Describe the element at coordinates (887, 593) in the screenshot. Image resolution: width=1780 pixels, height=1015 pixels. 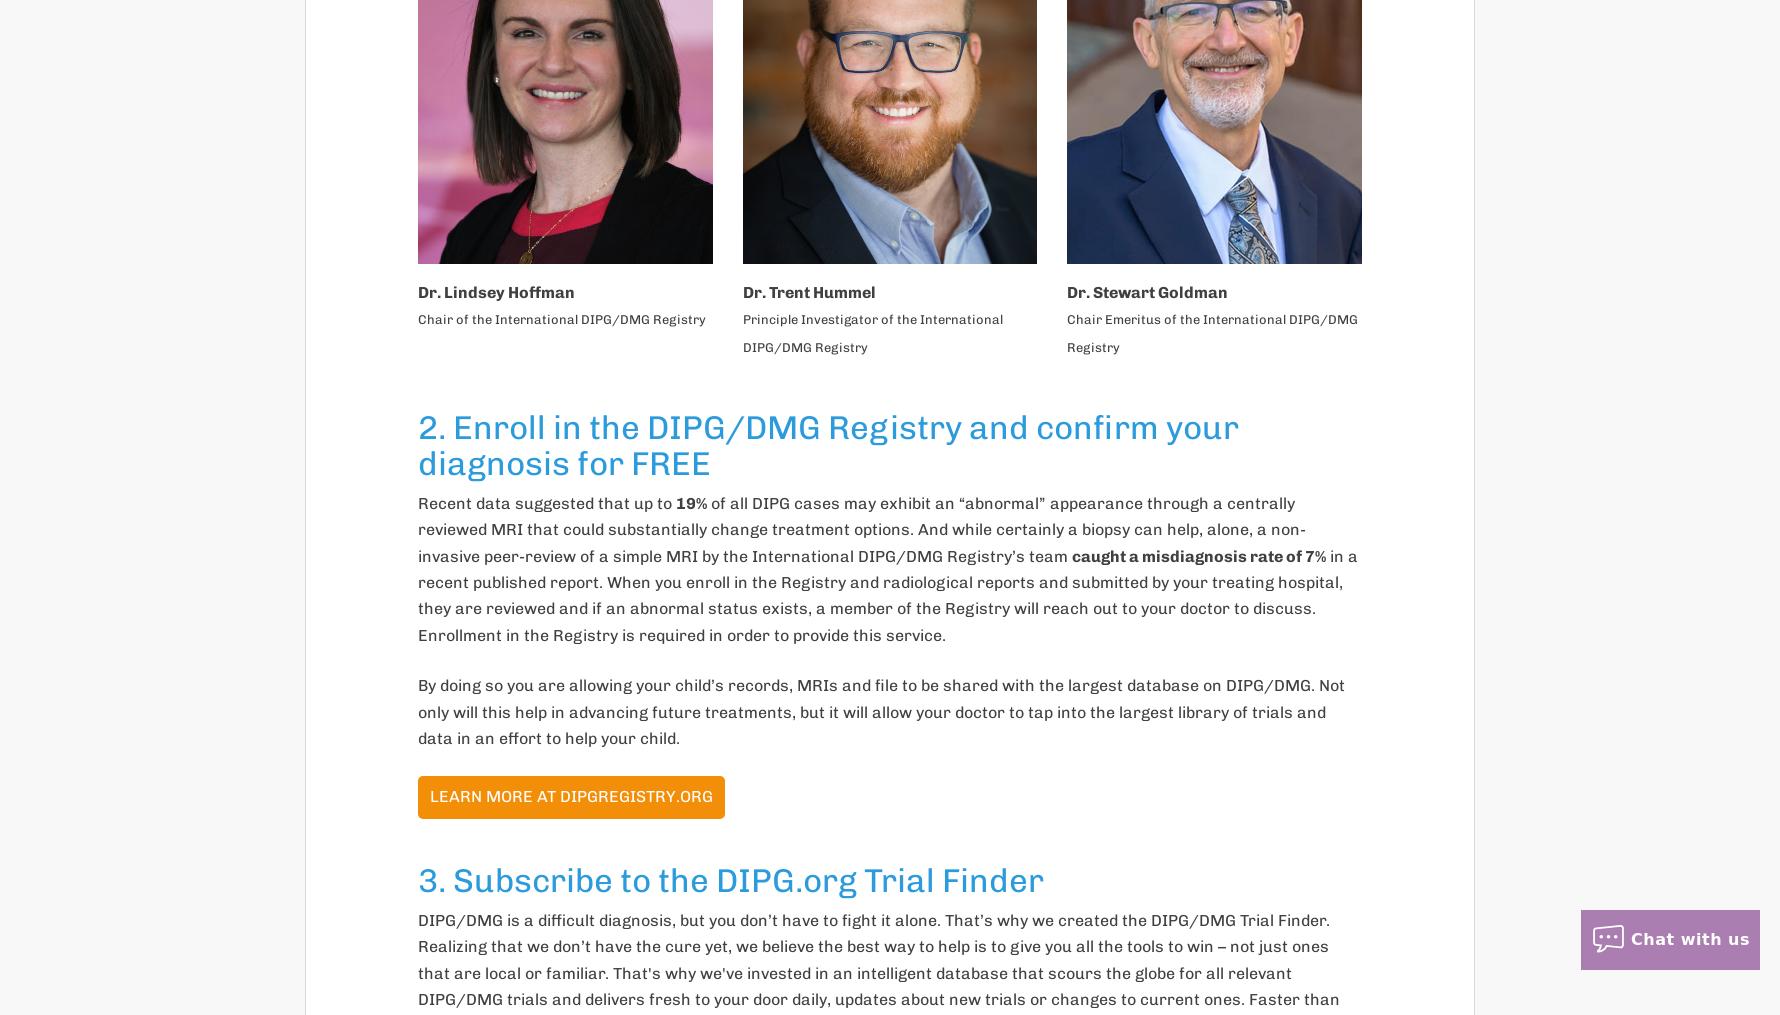
I see `'in a recent published report. When you enroll in the Registry and radiological reports and submitted by your treating hospital, they are reviewed and if an abnormal status exists, a member of the Registry will reach out to your doctor to discuss. Enrollment in the Registry is required in order to provide this service.'` at that location.